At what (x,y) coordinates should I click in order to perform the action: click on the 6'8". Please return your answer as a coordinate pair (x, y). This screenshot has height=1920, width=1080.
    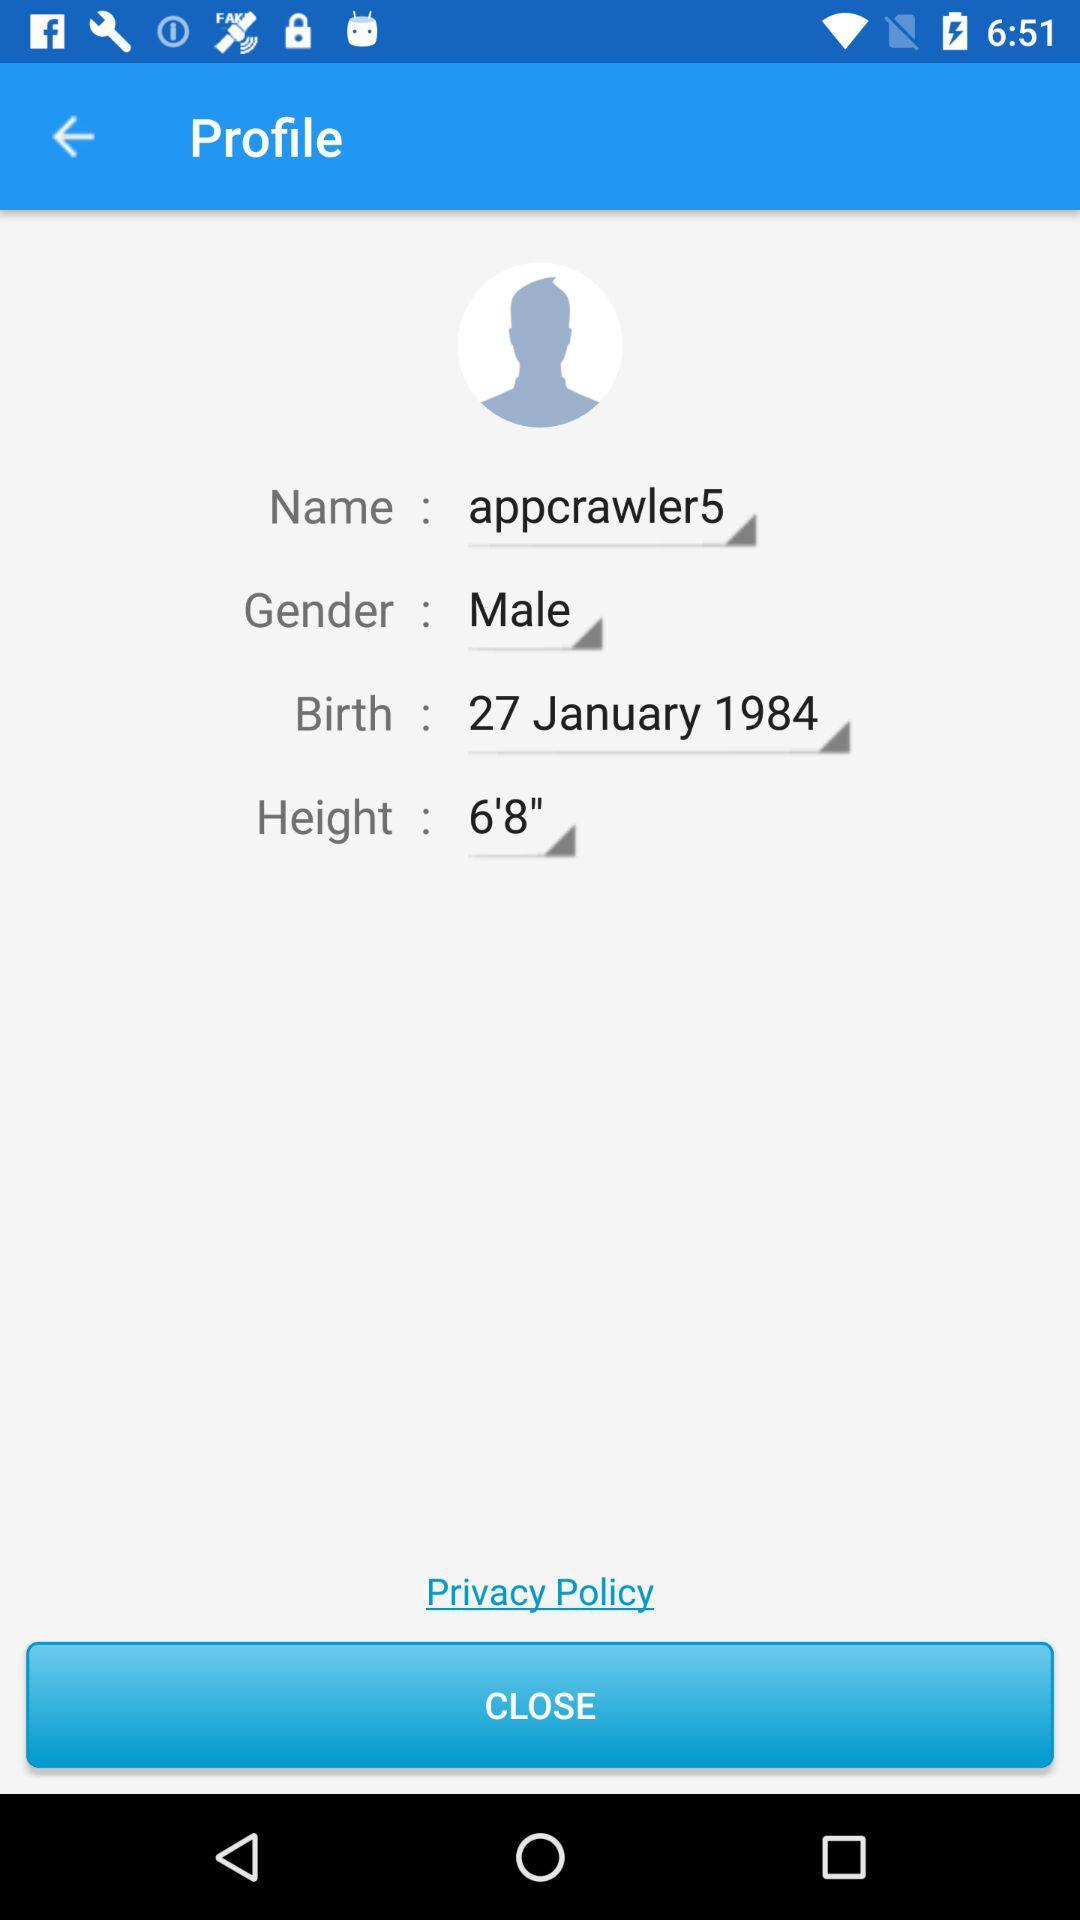
    Looking at the image, I should click on (520, 816).